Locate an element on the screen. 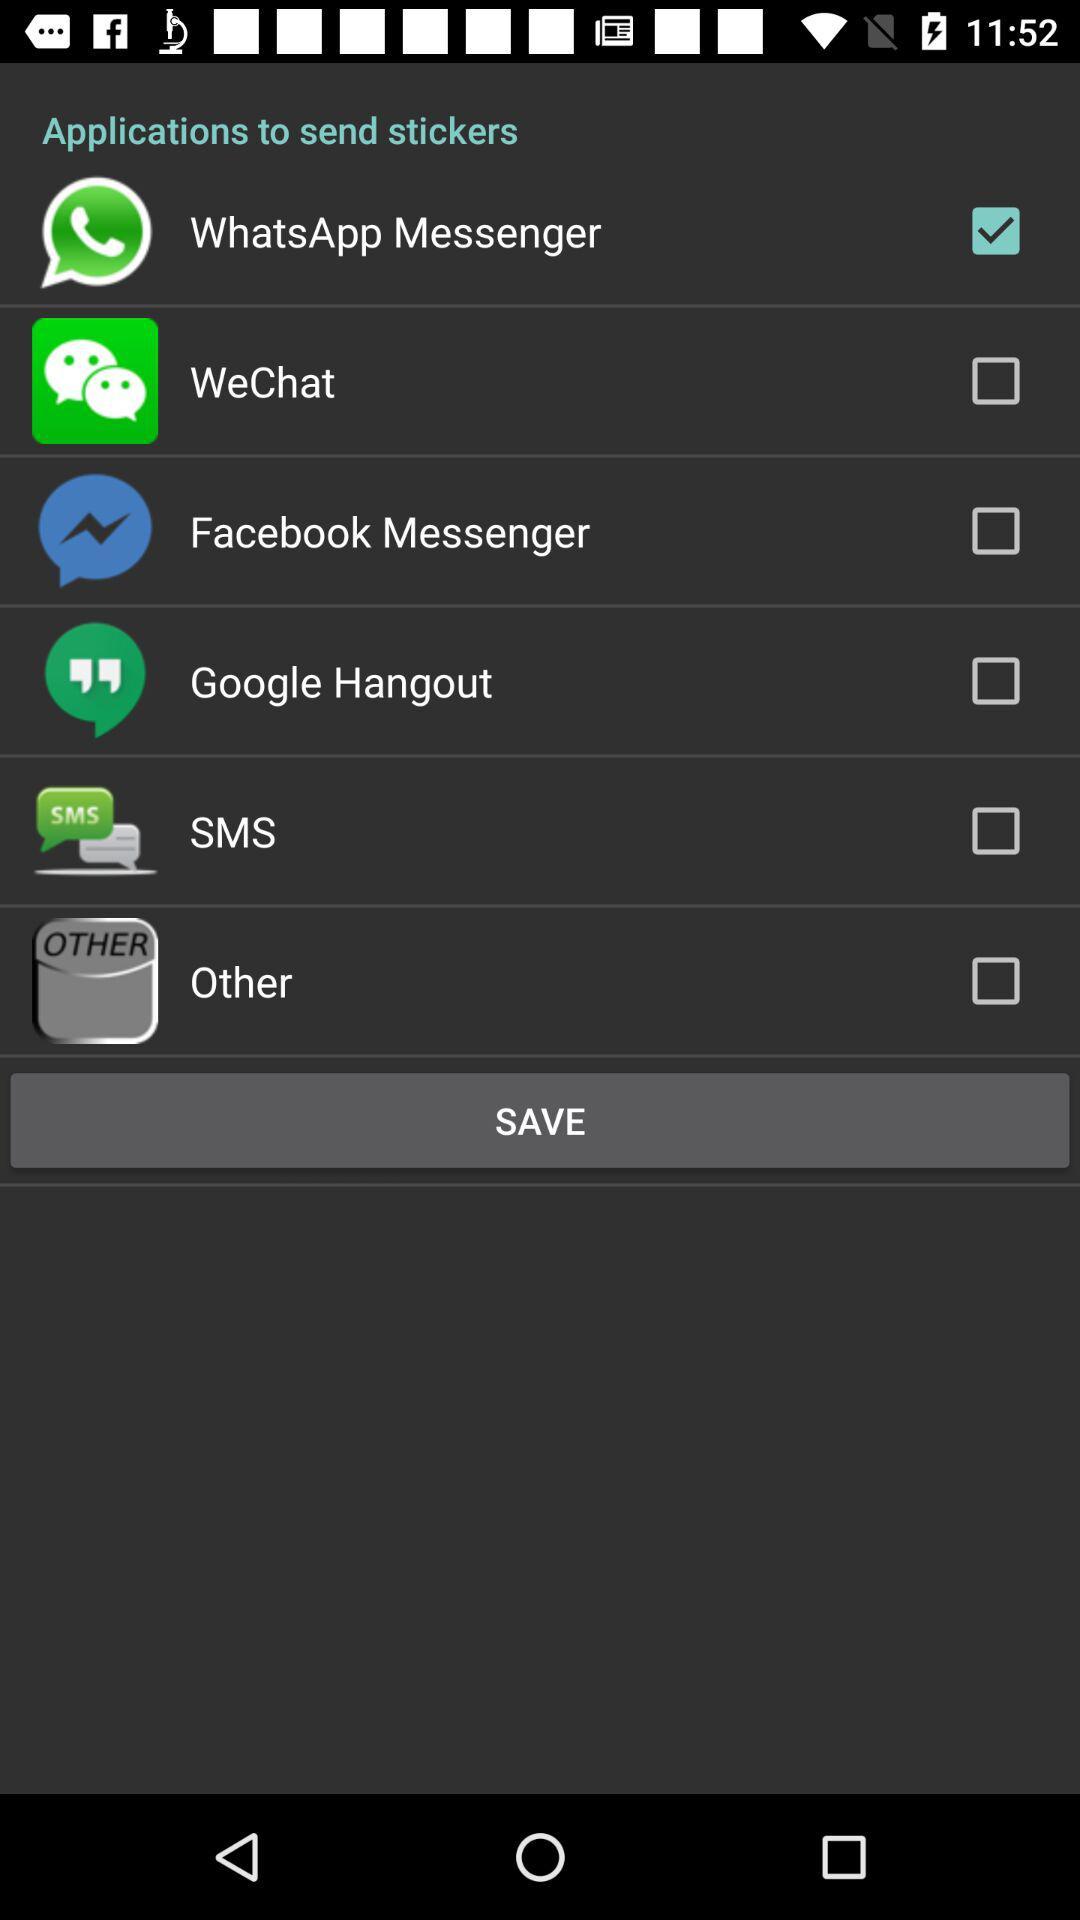 The width and height of the screenshot is (1080, 1920). the wechat app is located at coordinates (261, 380).